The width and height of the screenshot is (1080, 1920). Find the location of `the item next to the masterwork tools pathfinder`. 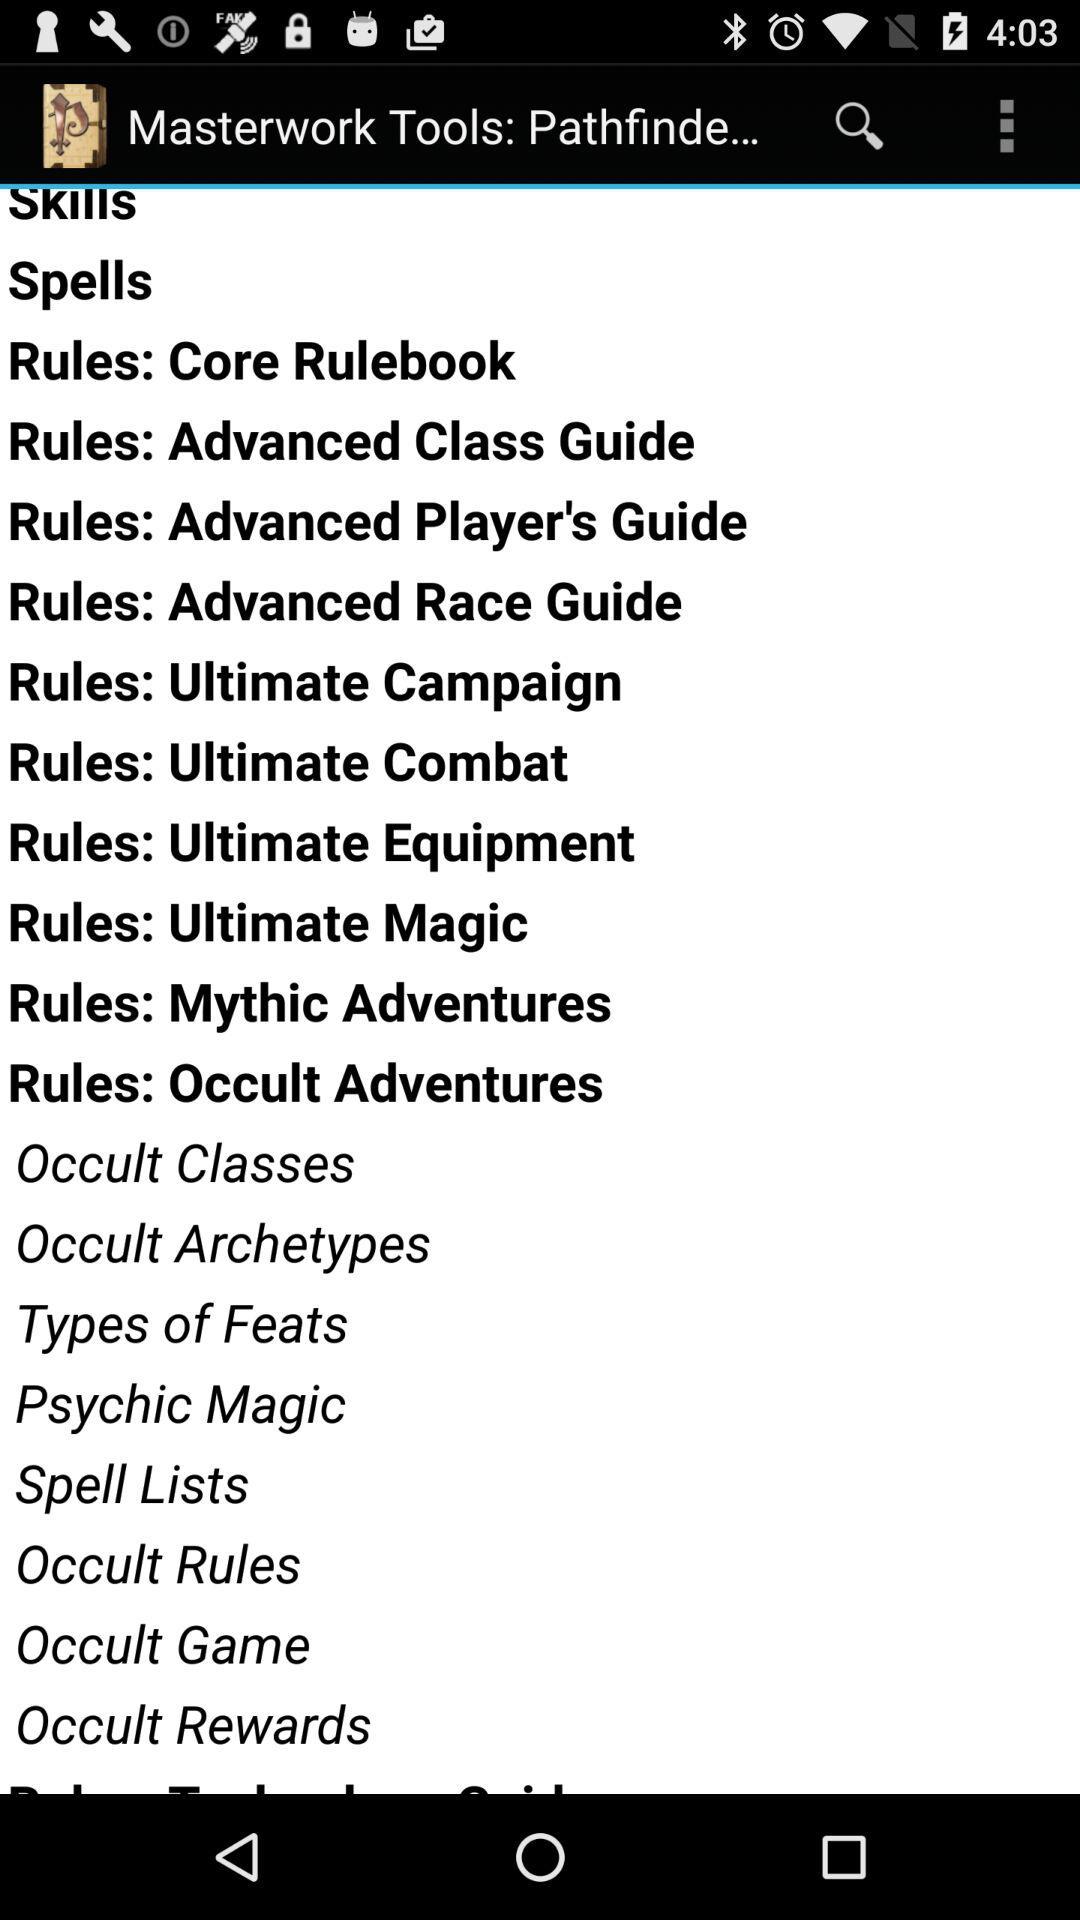

the item next to the masterwork tools pathfinder is located at coordinates (858, 124).